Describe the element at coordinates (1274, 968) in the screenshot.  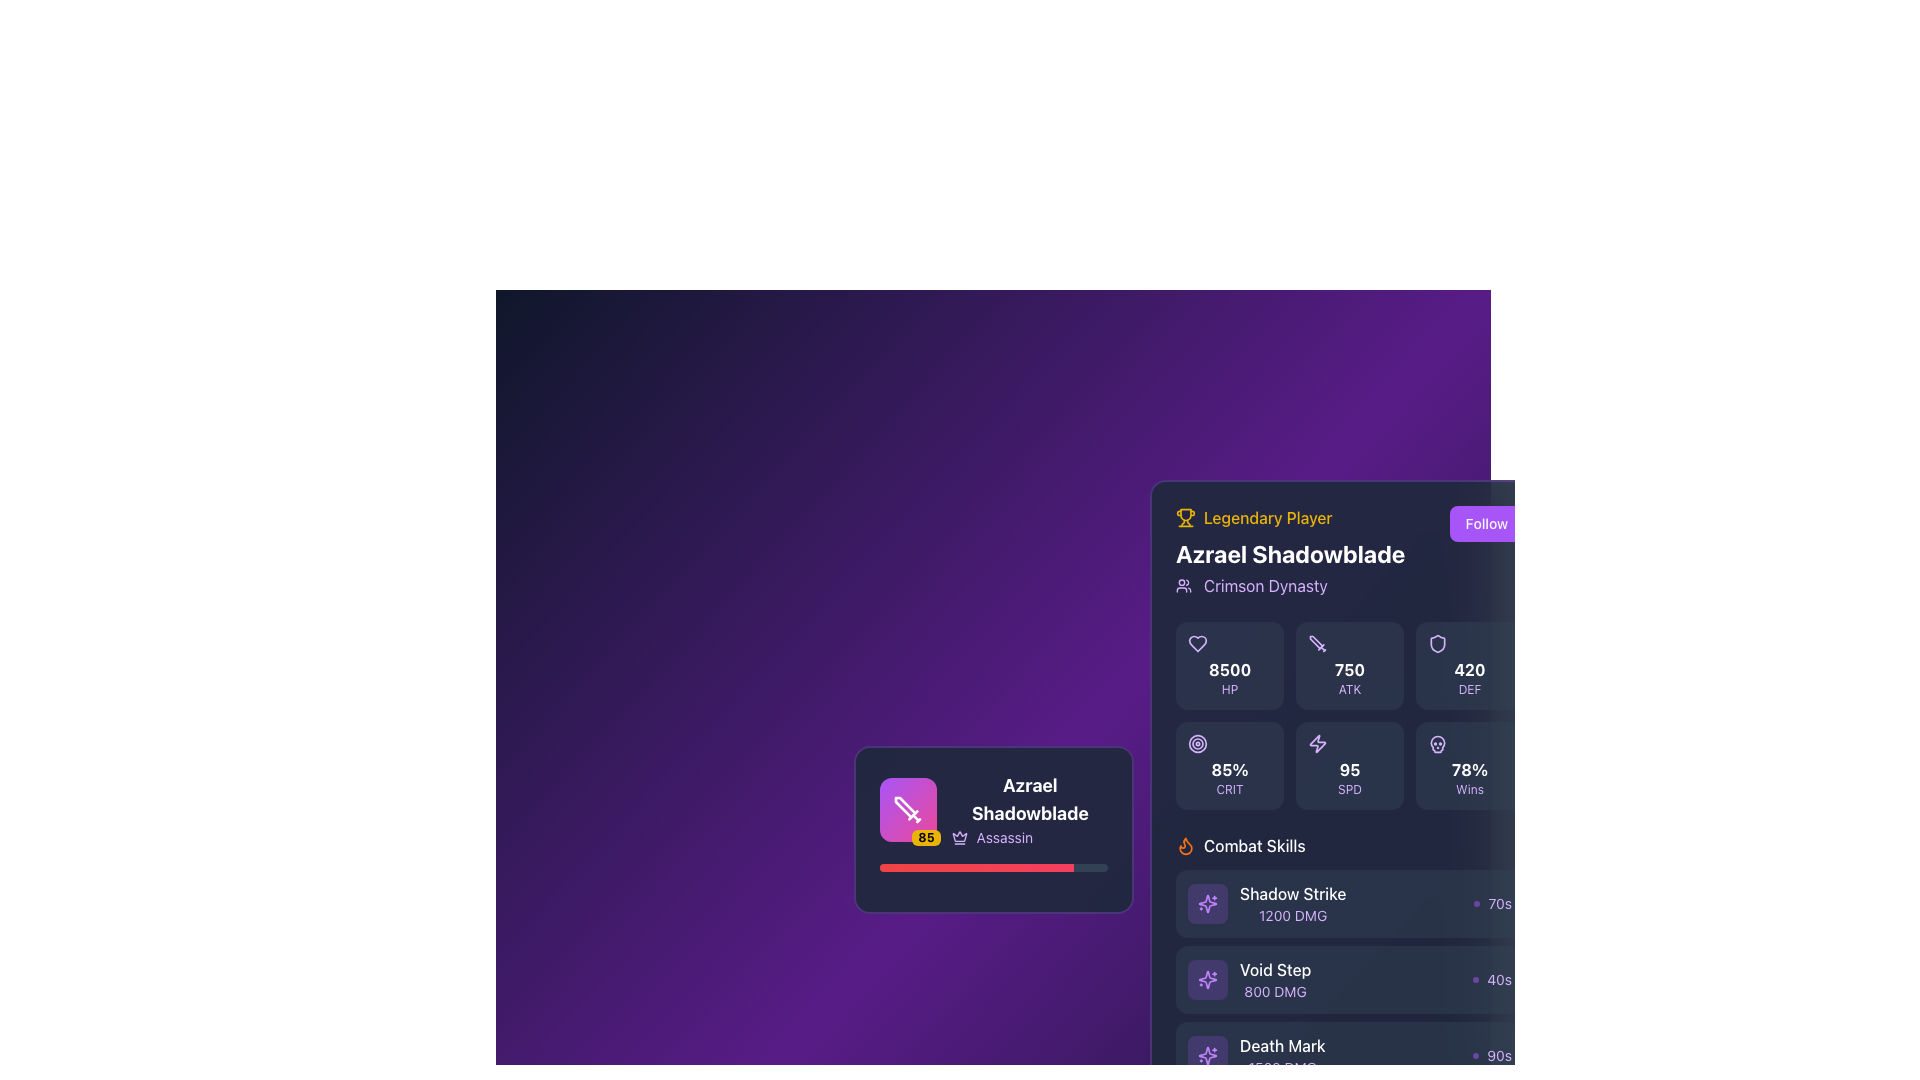
I see `'Void Step' text label, which is styled with a white font color and medium font weight, located in the Combat Skills section of the right panel` at that location.